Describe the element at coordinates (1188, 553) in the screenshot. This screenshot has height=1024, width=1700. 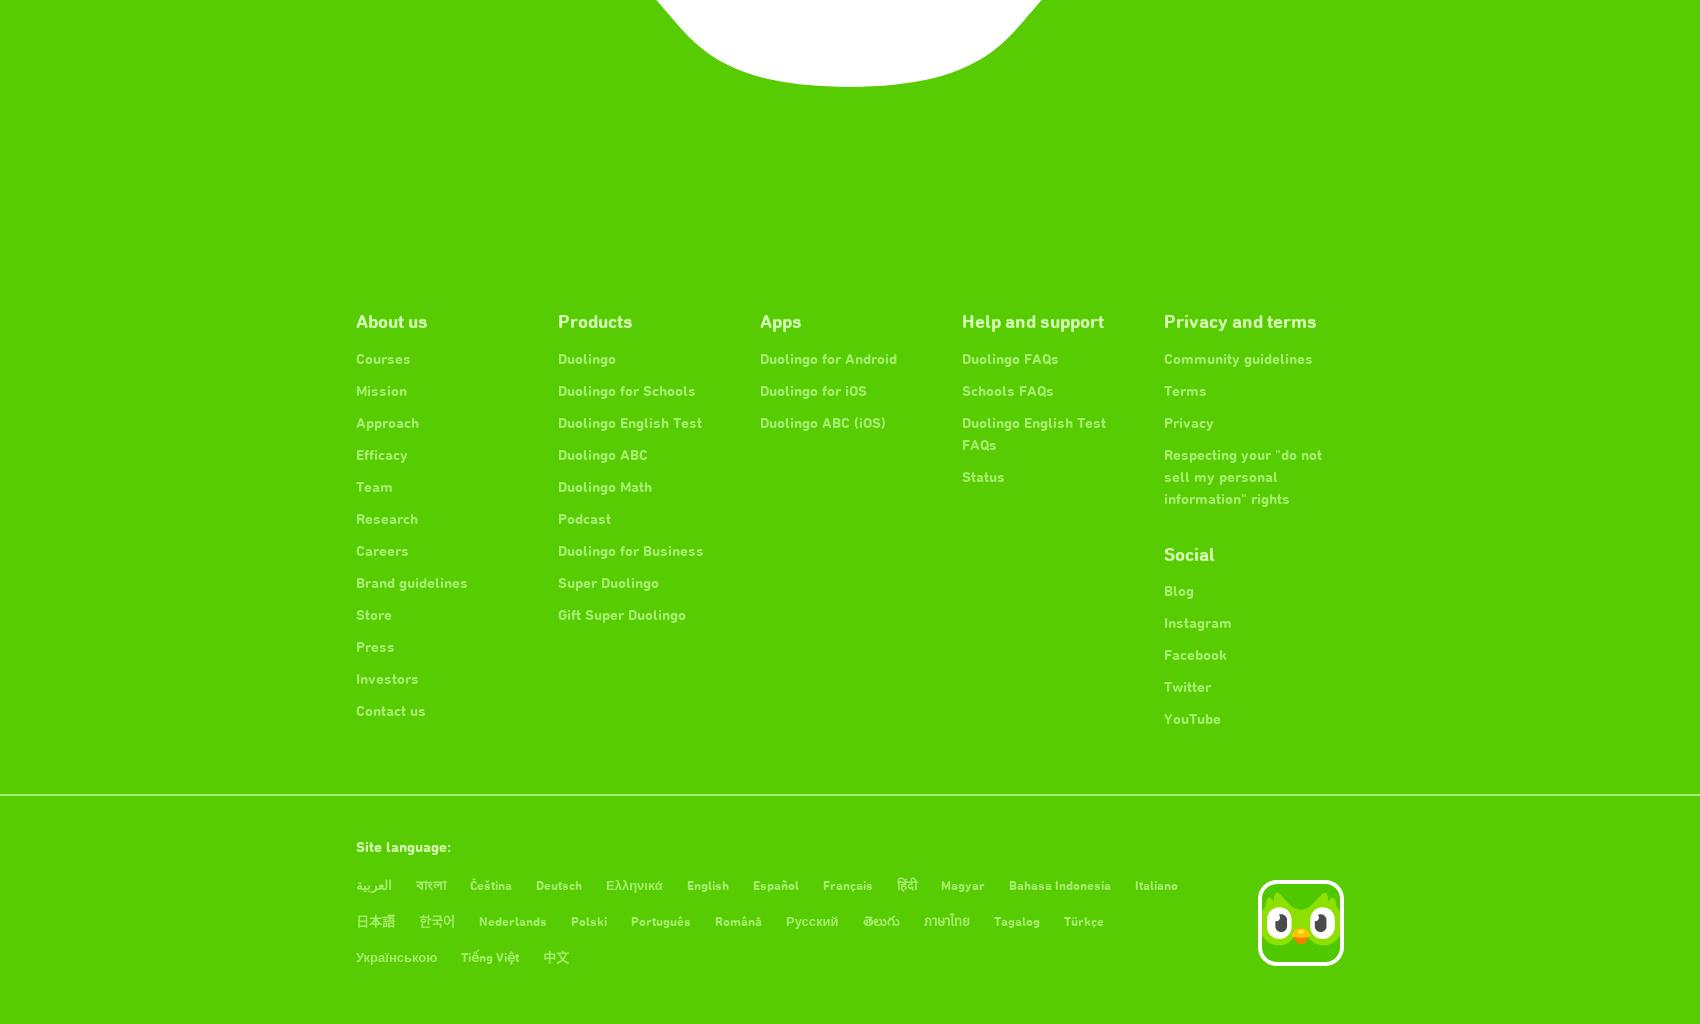
I see `'Social'` at that location.